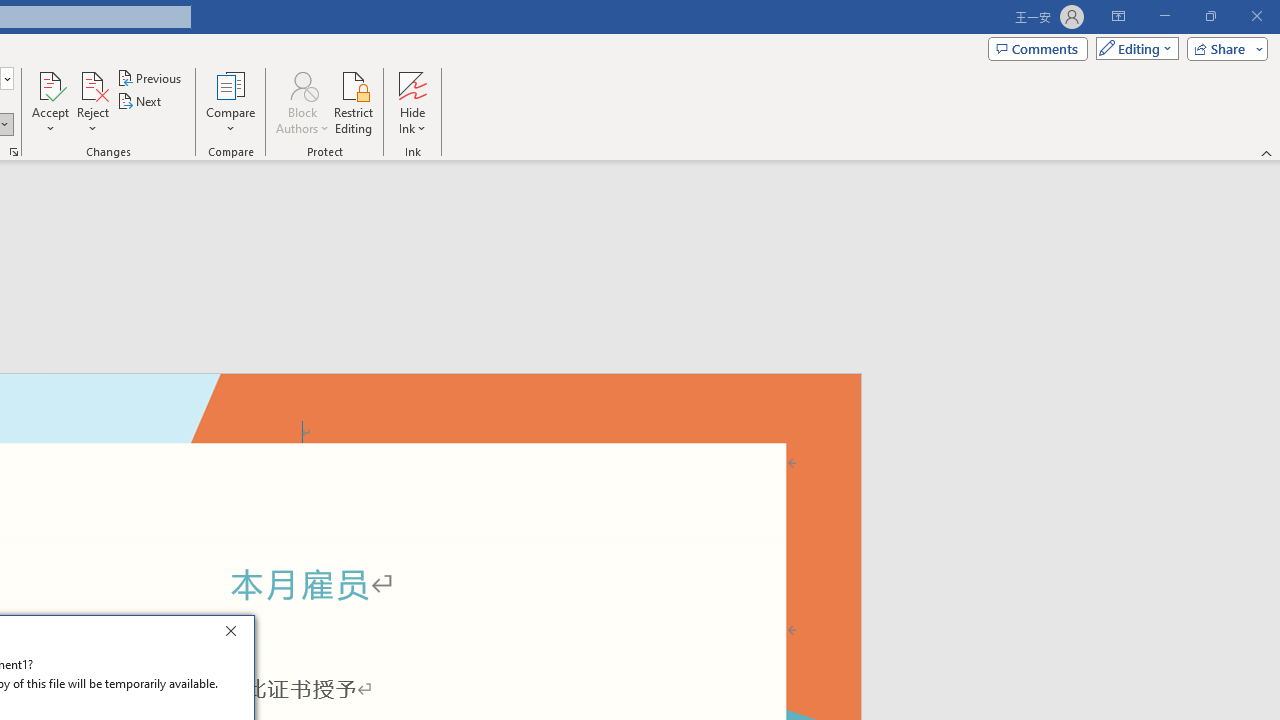 The height and width of the screenshot is (720, 1280). Describe the element at coordinates (231, 103) in the screenshot. I see `'Compare'` at that location.